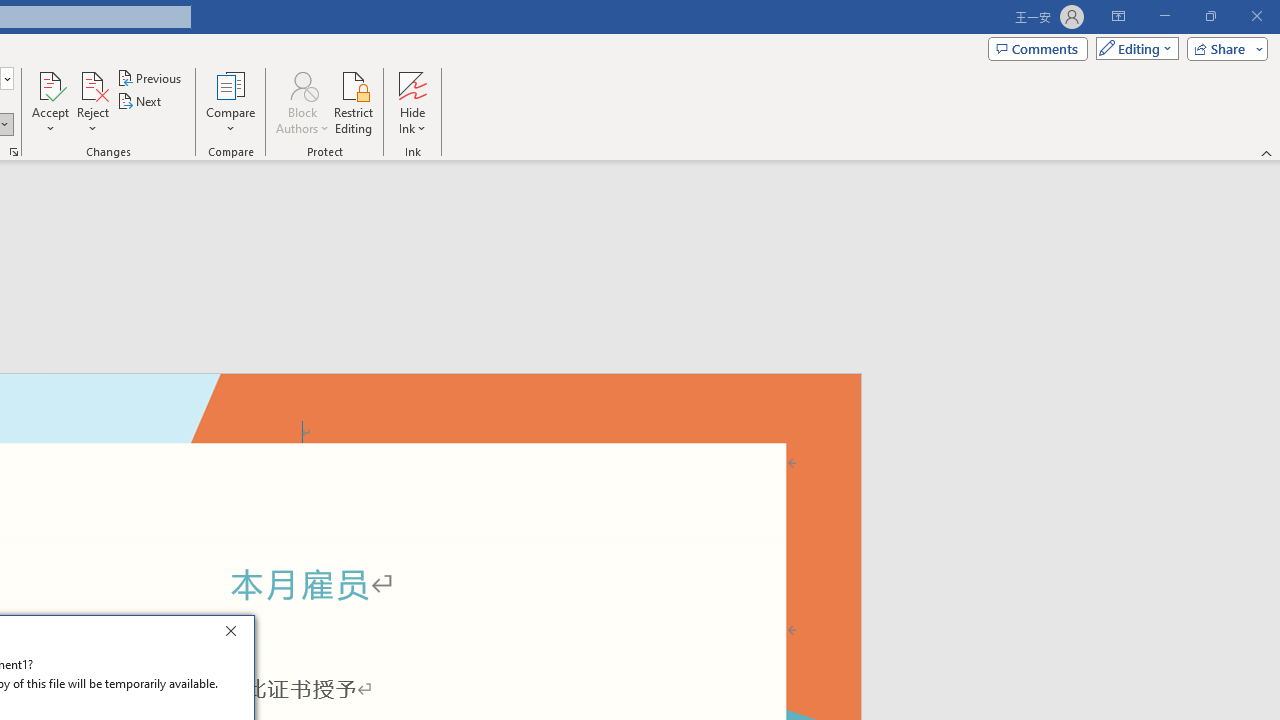 The height and width of the screenshot is (720, 1280). Describe the element at coordinates (231, 103) in the screenshot. I see `'Compare'` at that location.